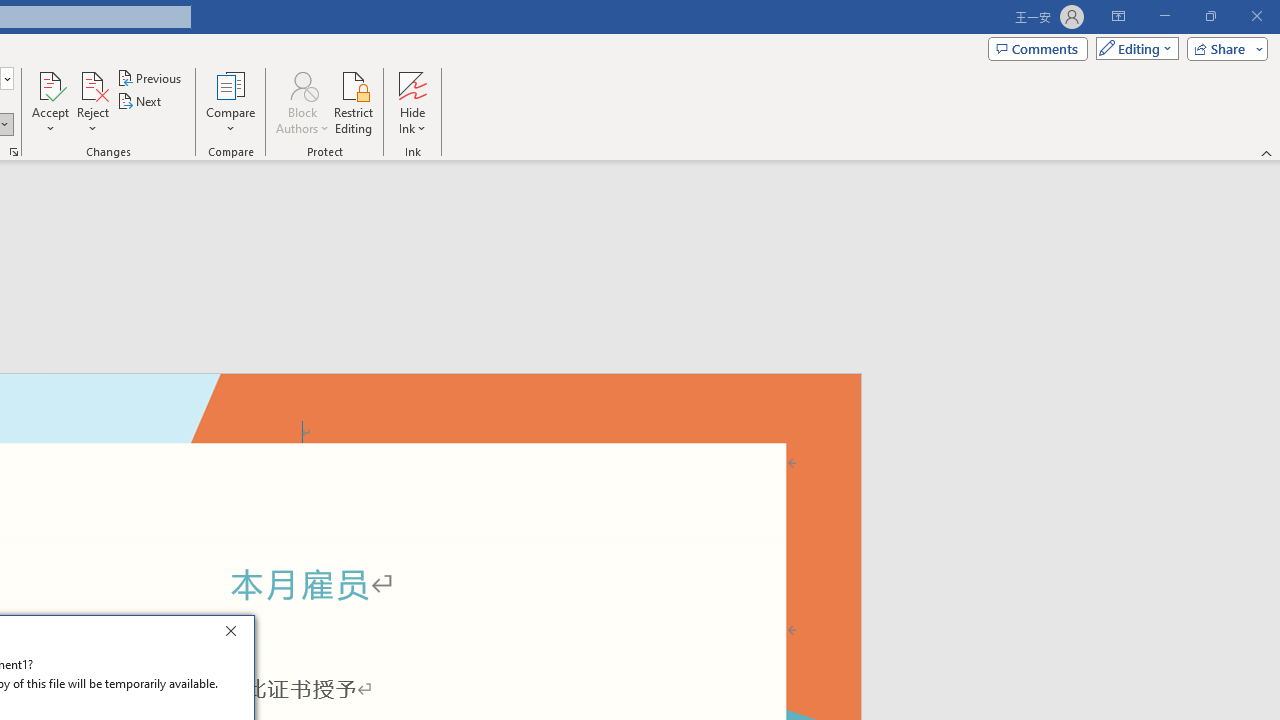 The height and width of the screenshot is (720, 1280). Describe the element at coordinates (231, 103) in the screenshot. I see `'Compare'` at that location.